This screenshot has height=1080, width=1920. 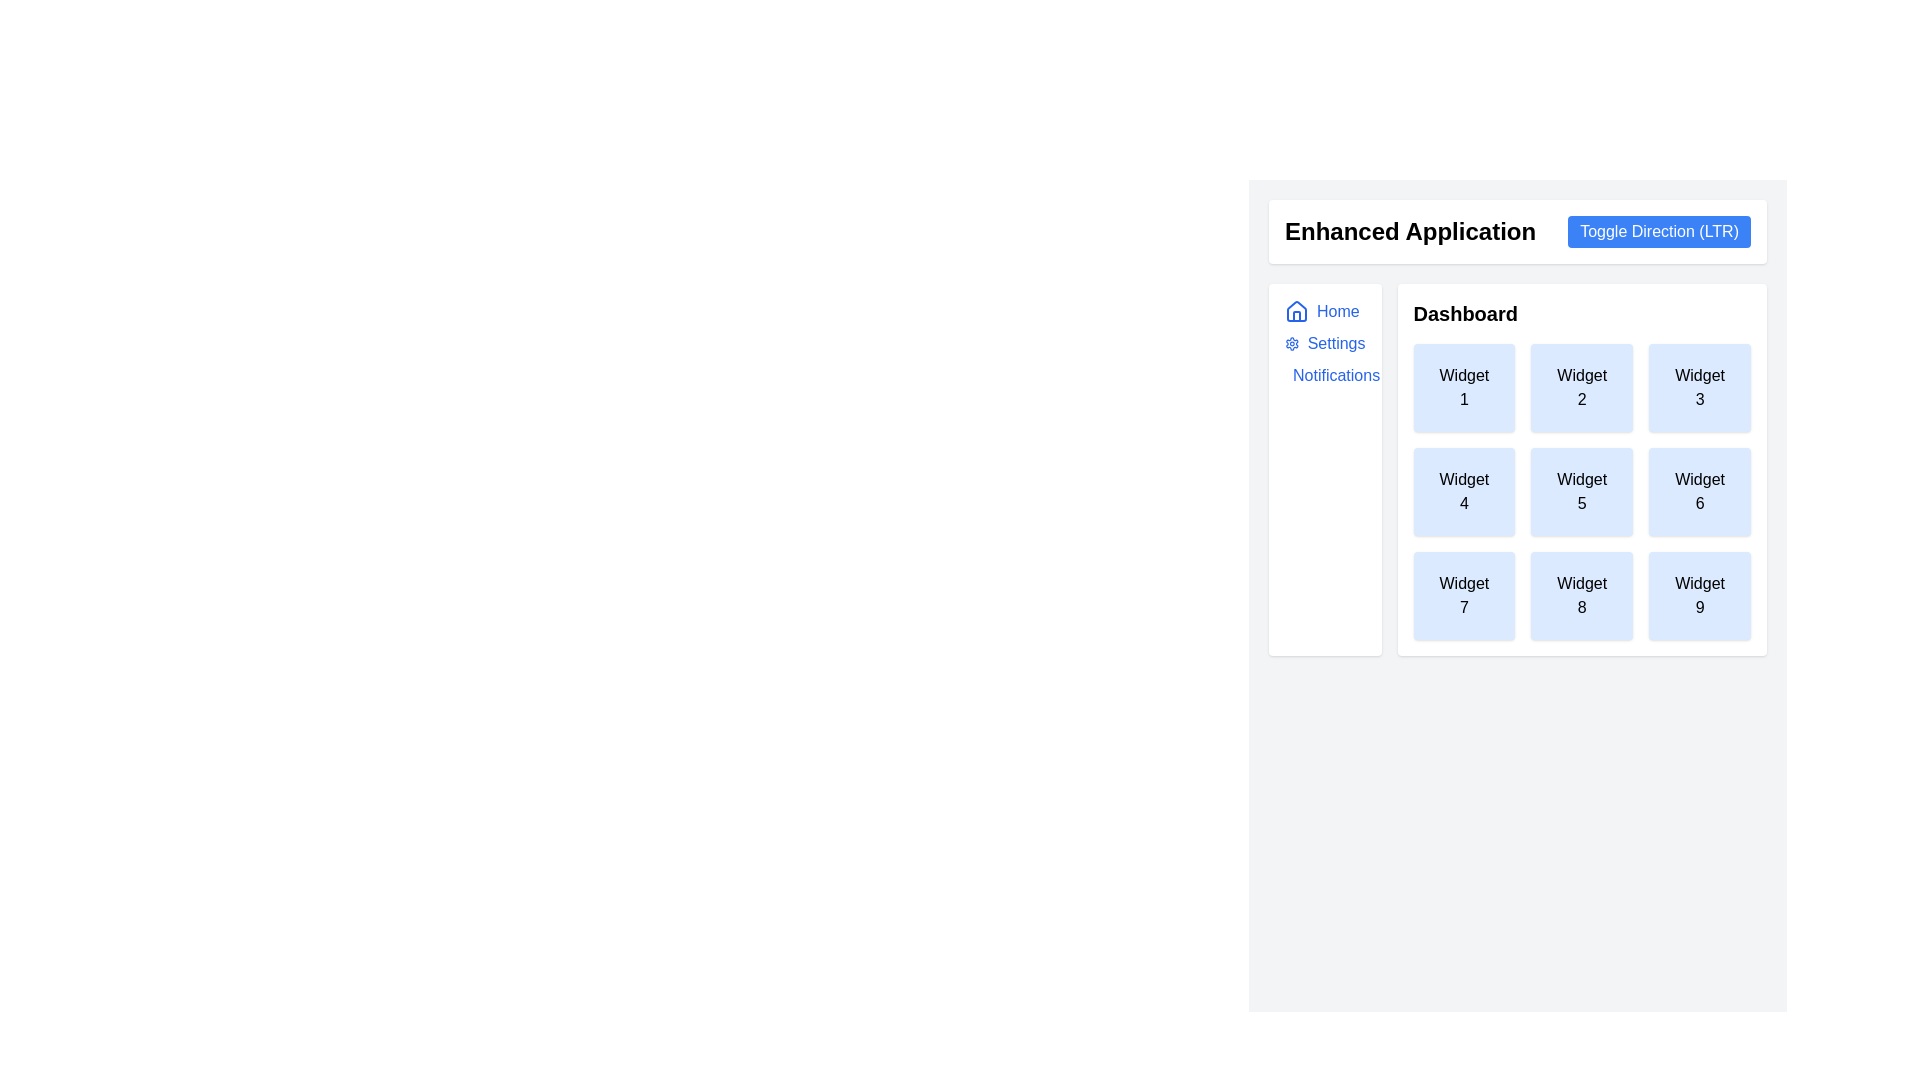 I want to click on the 'Home' navigation link with an icon and text, so click(x=1325, y=312).